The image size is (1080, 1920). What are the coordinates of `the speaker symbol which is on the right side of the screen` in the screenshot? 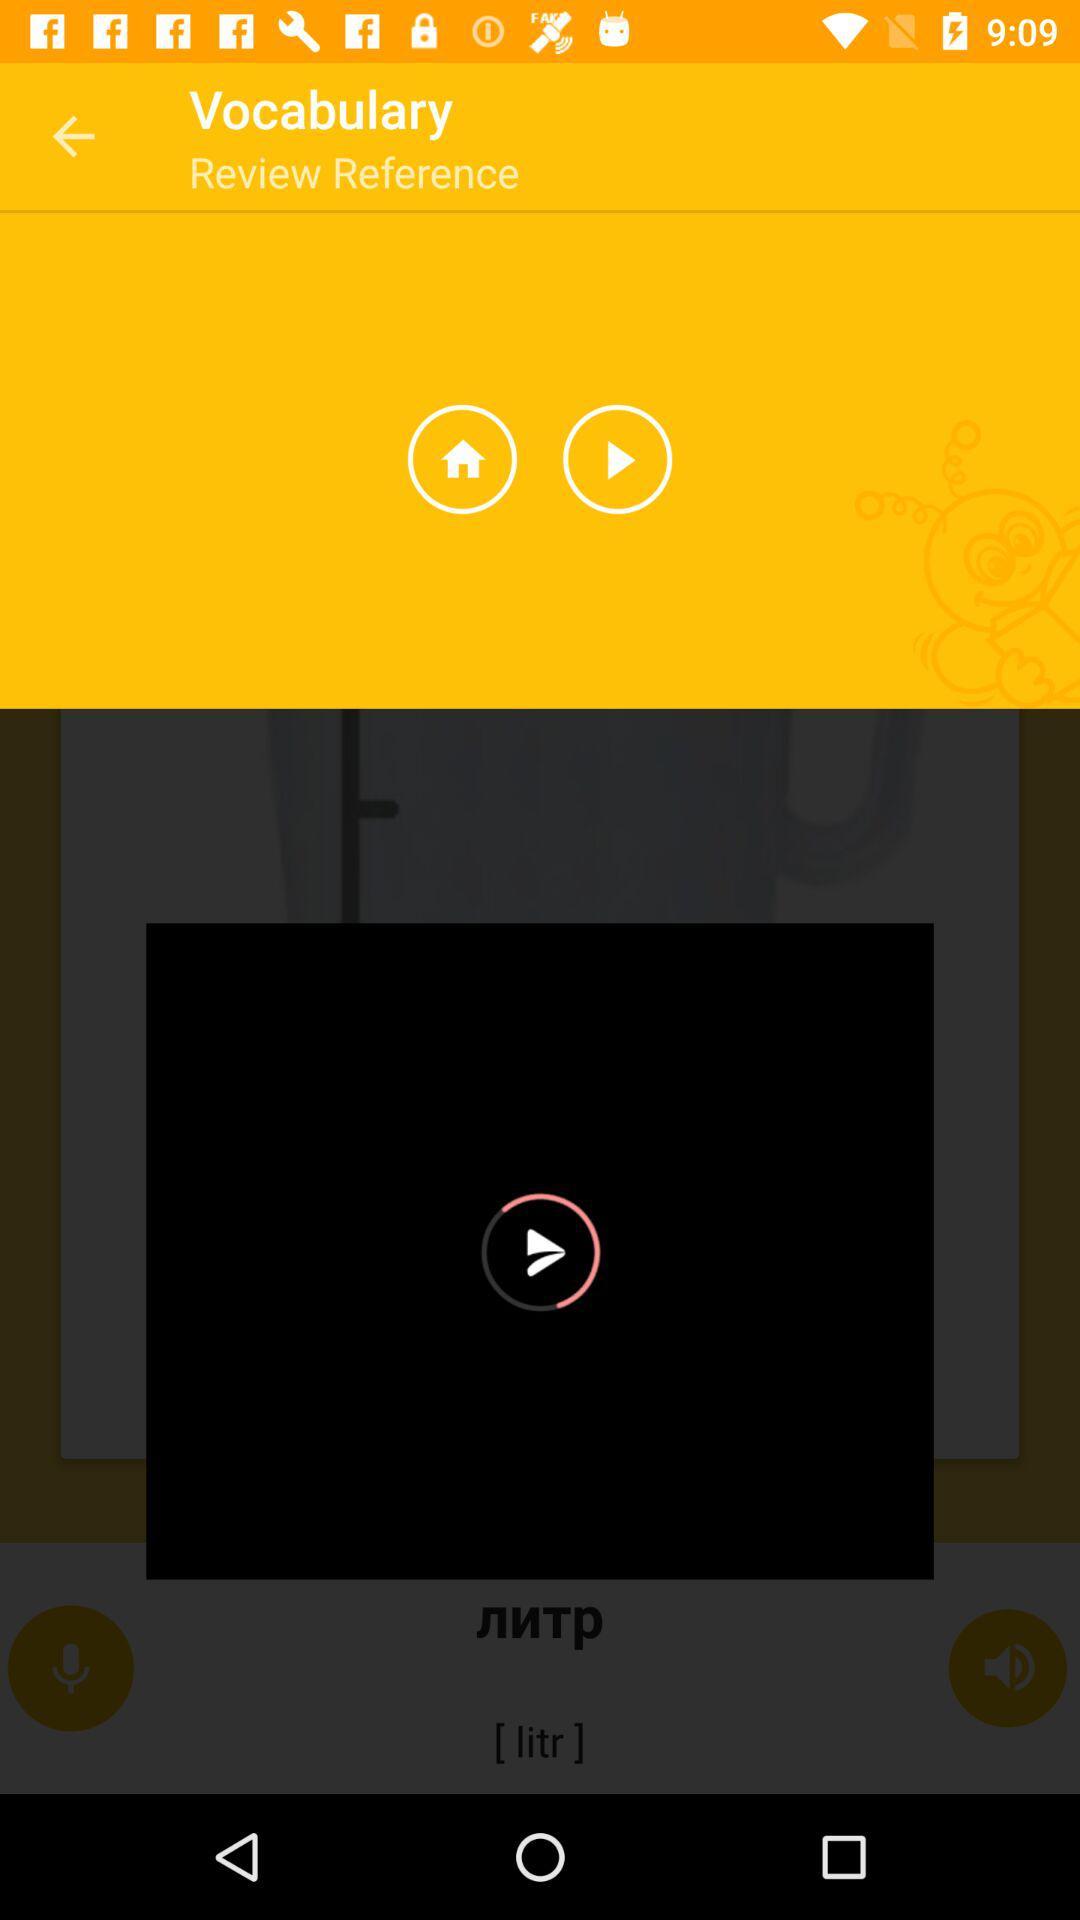 It's located at (1009, 1668).